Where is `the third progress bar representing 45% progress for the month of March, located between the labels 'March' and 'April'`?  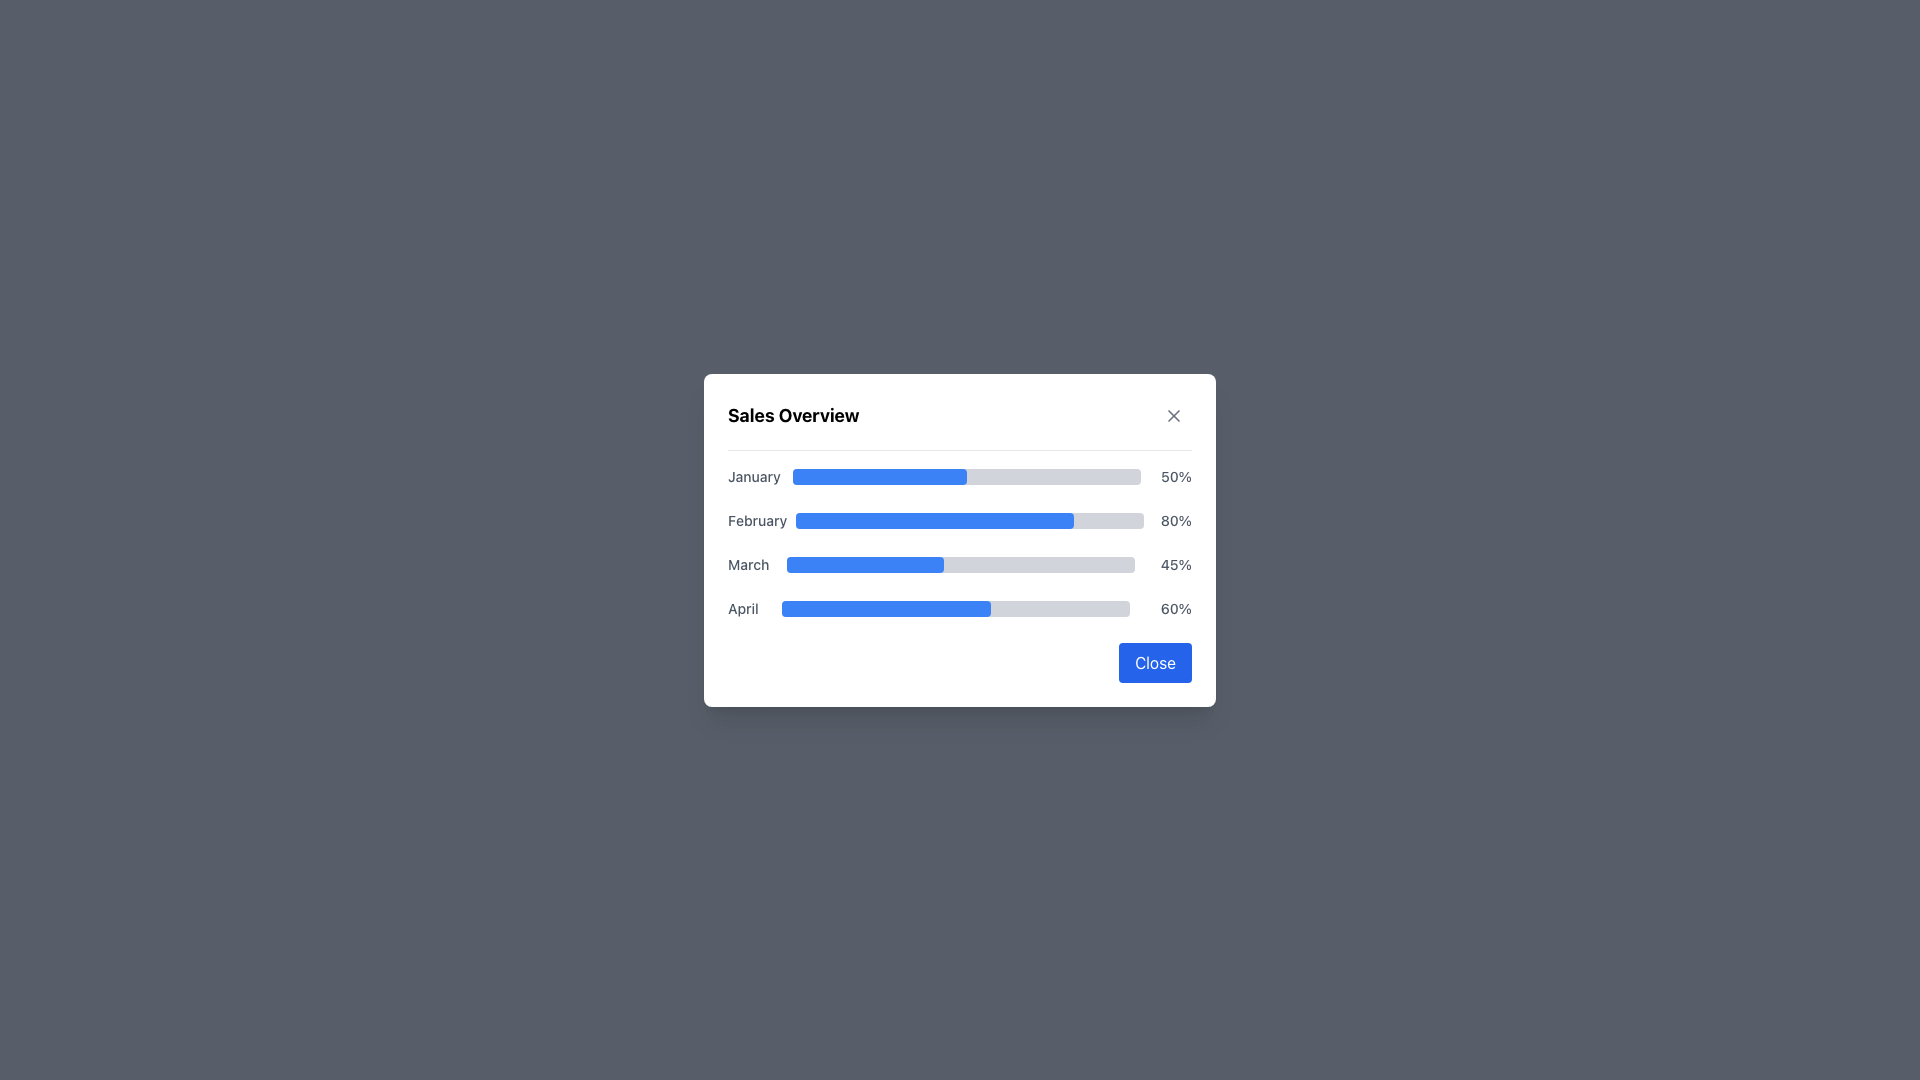
the third progress bar representing 45% progress for the month of March, located between the labels 'March' and 'April' is located at coordinates (961, 564).